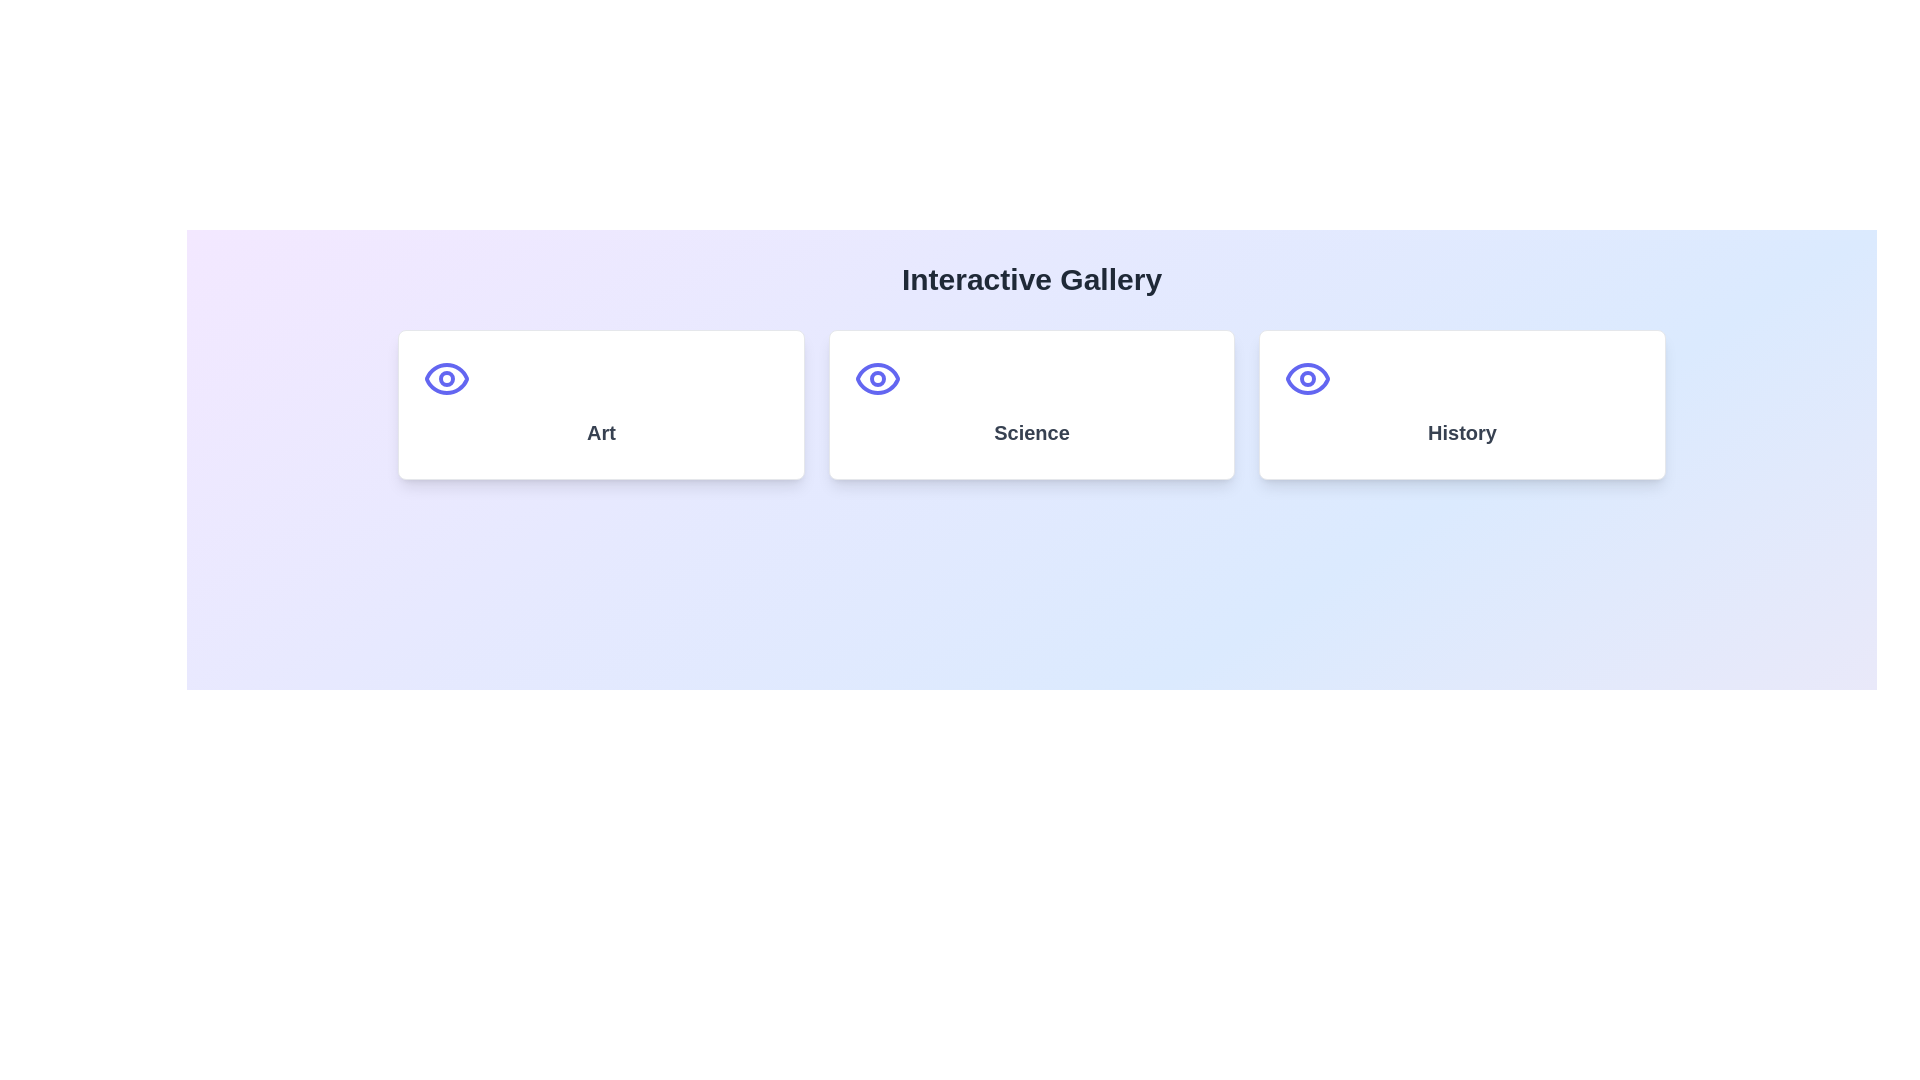 This screenshot has width=1920, height=1080. I want to click on the 'History' text label, which serves as a title for its card in the 'Interactive Gallery' section, located below an eye-shaped icon, so click(1462, 431).